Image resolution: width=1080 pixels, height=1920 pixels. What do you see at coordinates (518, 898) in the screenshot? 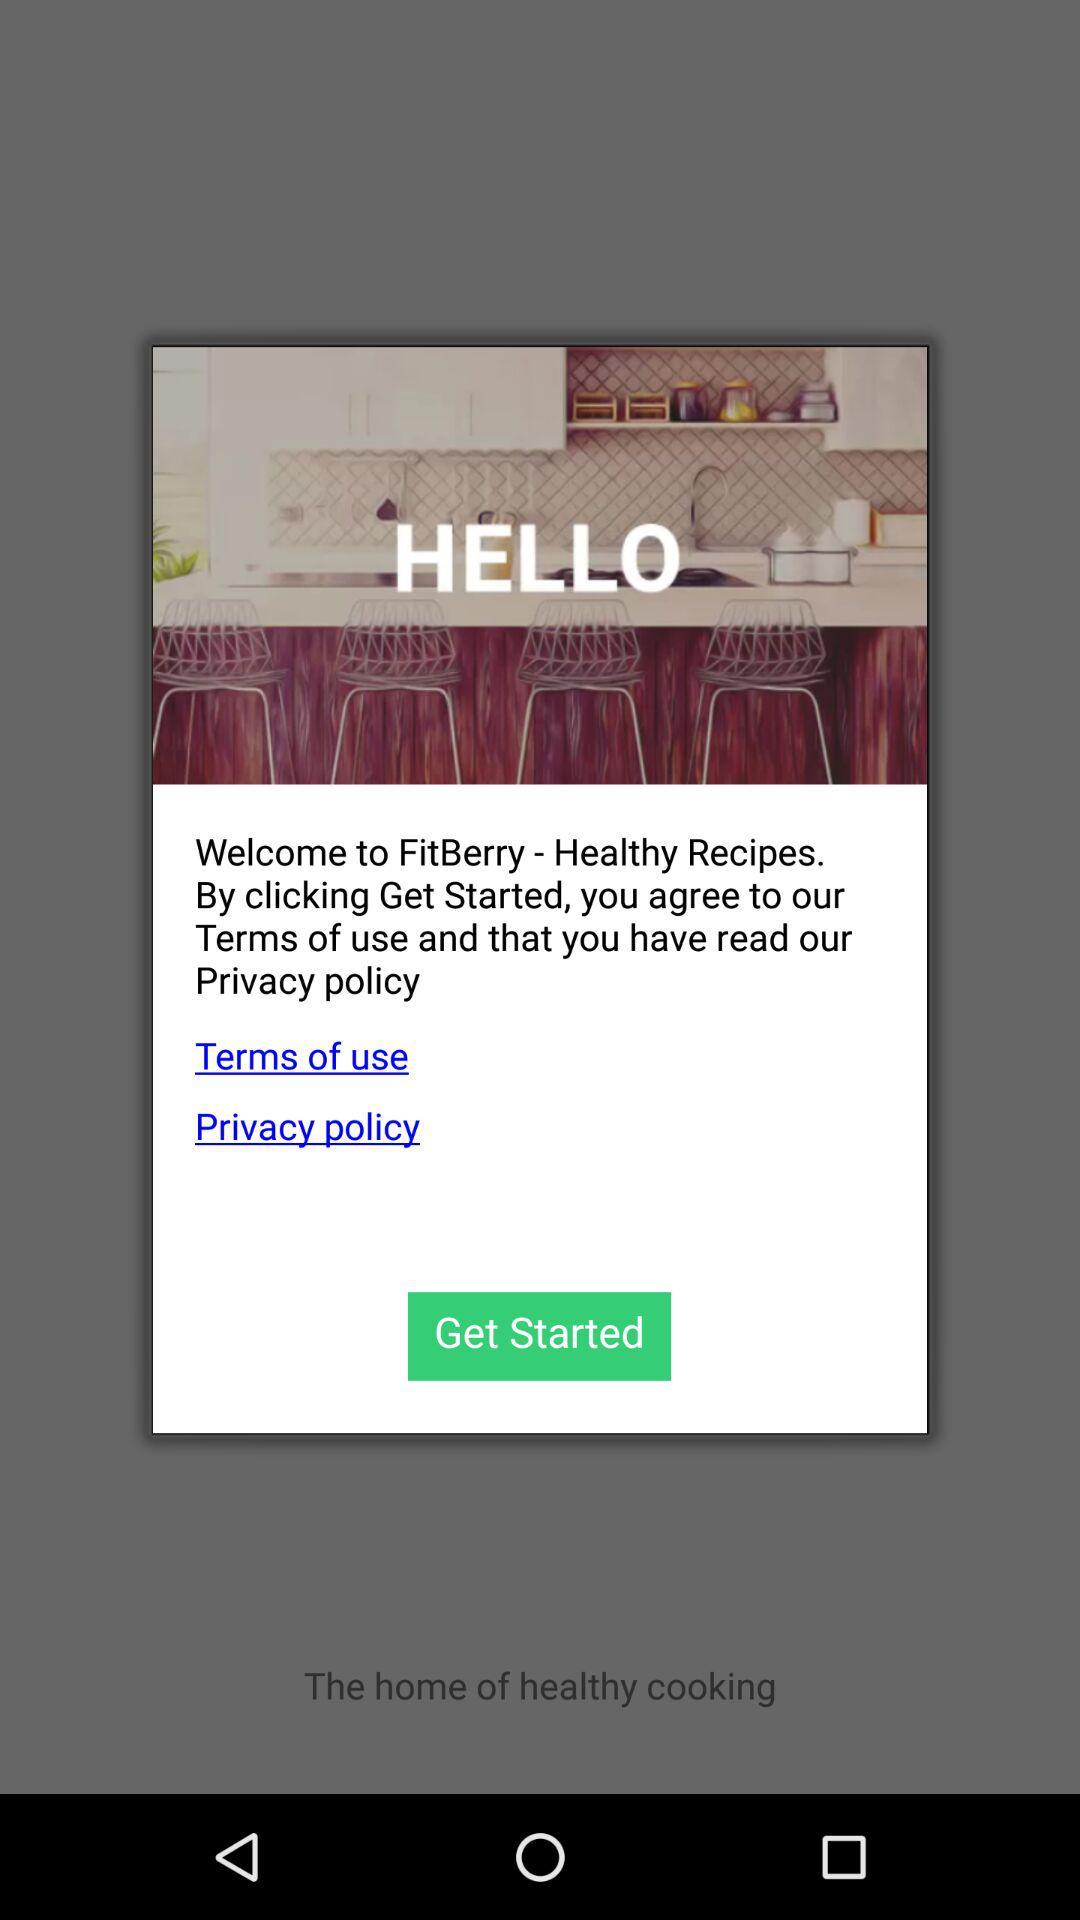
I see `the item above the terms of use icon` at bounding box center [518, 898].